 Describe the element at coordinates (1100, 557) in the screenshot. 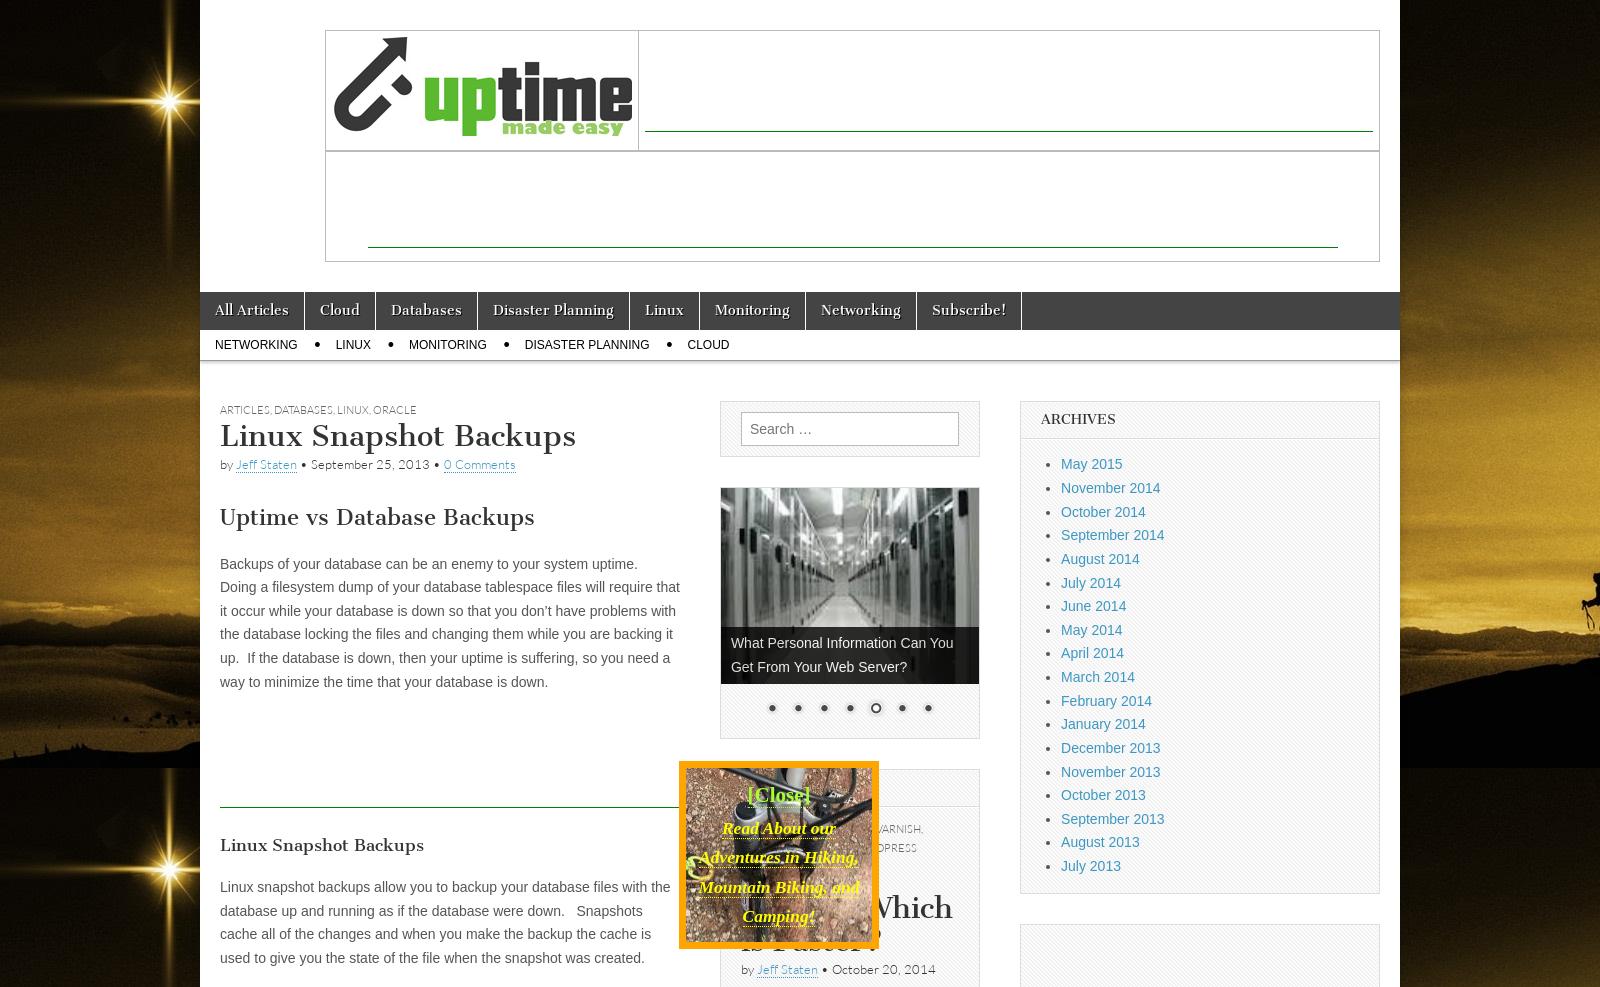

I see `'August 2014'` at that location.